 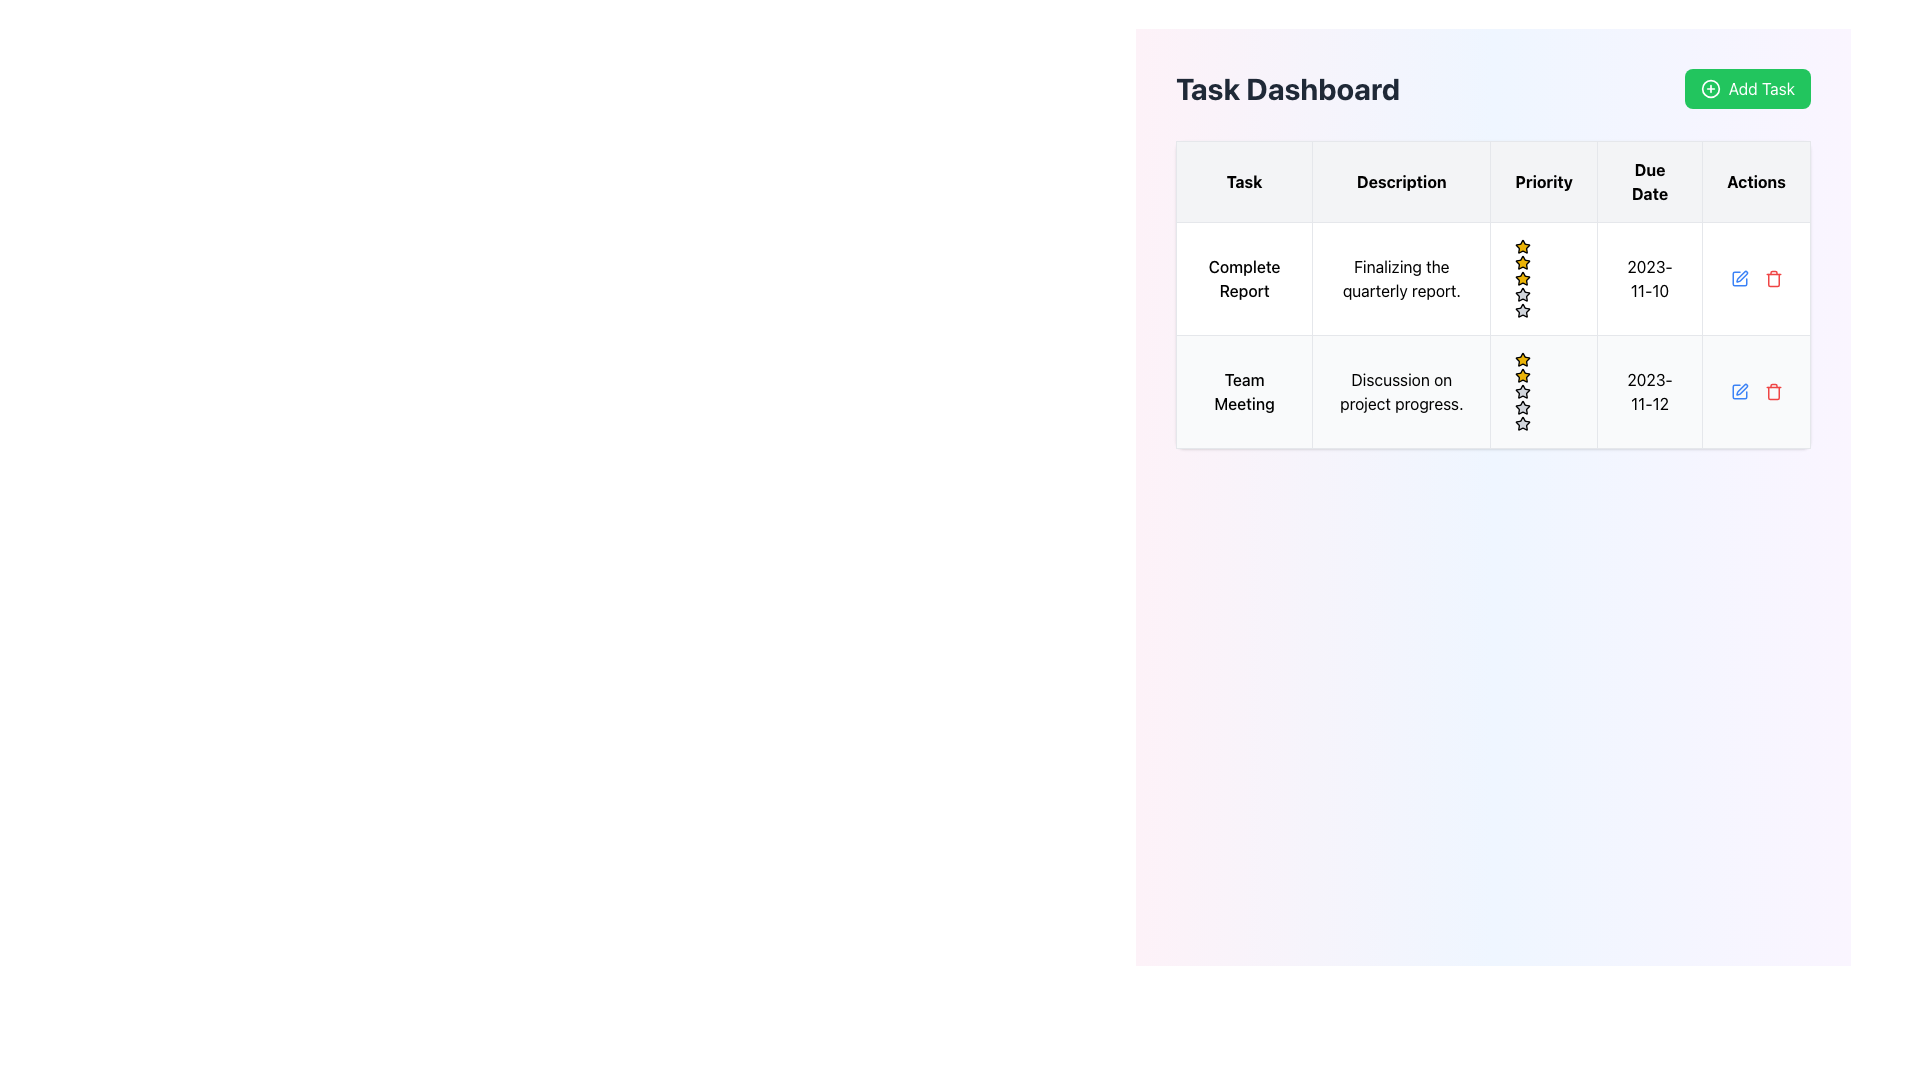 What do you see at coordinates (1522, 375) in the screenshot?
I see `the star-shaped icon in the 'Priority' column of the second row in the table, representing the first star in the five-star rating system for the 'Team Meeting' task` at bounding box center [1522, 375].